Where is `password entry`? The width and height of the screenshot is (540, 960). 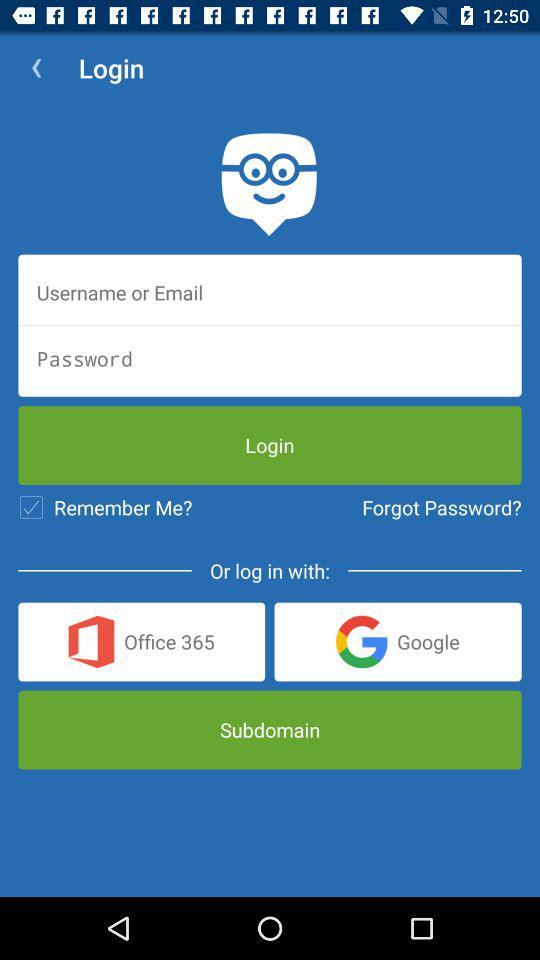
password entry is located at coordinates (270, 358).